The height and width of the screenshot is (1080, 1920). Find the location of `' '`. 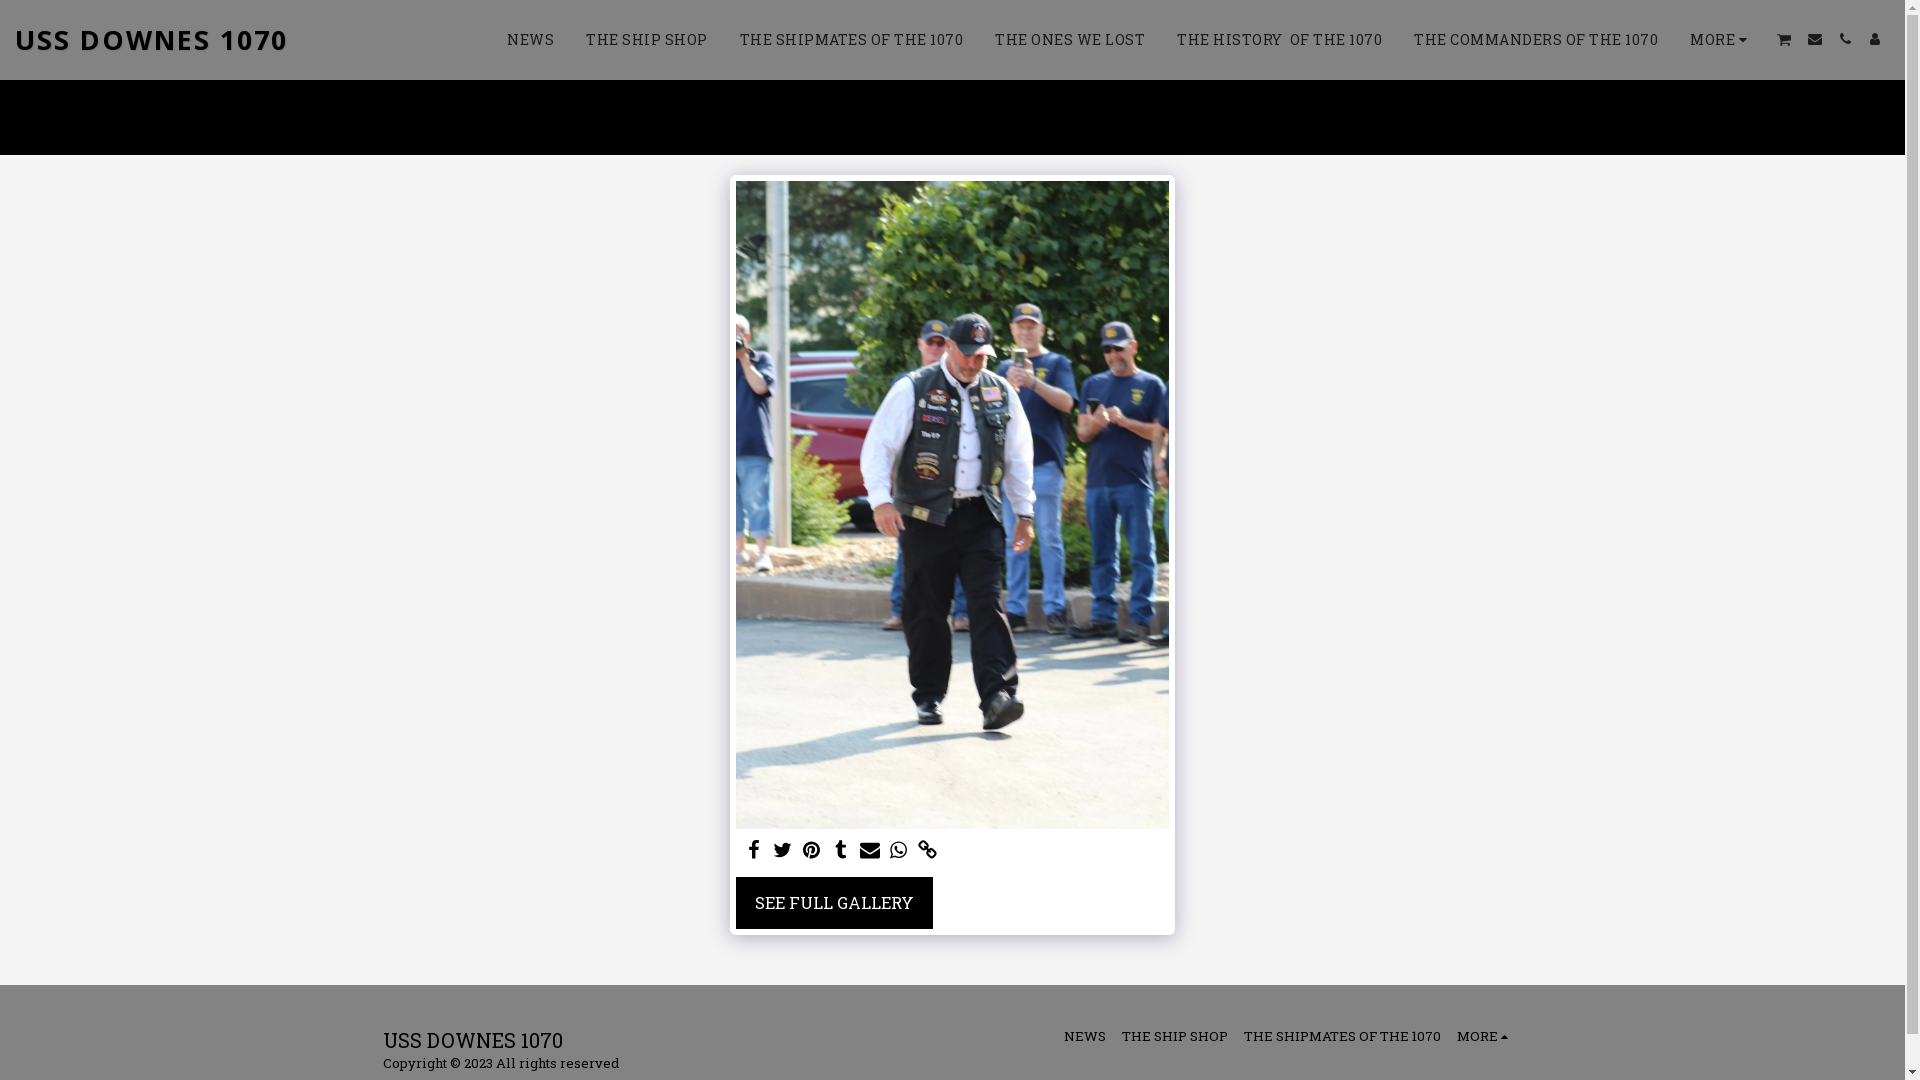

' ' is located at coordinates (801, 851).